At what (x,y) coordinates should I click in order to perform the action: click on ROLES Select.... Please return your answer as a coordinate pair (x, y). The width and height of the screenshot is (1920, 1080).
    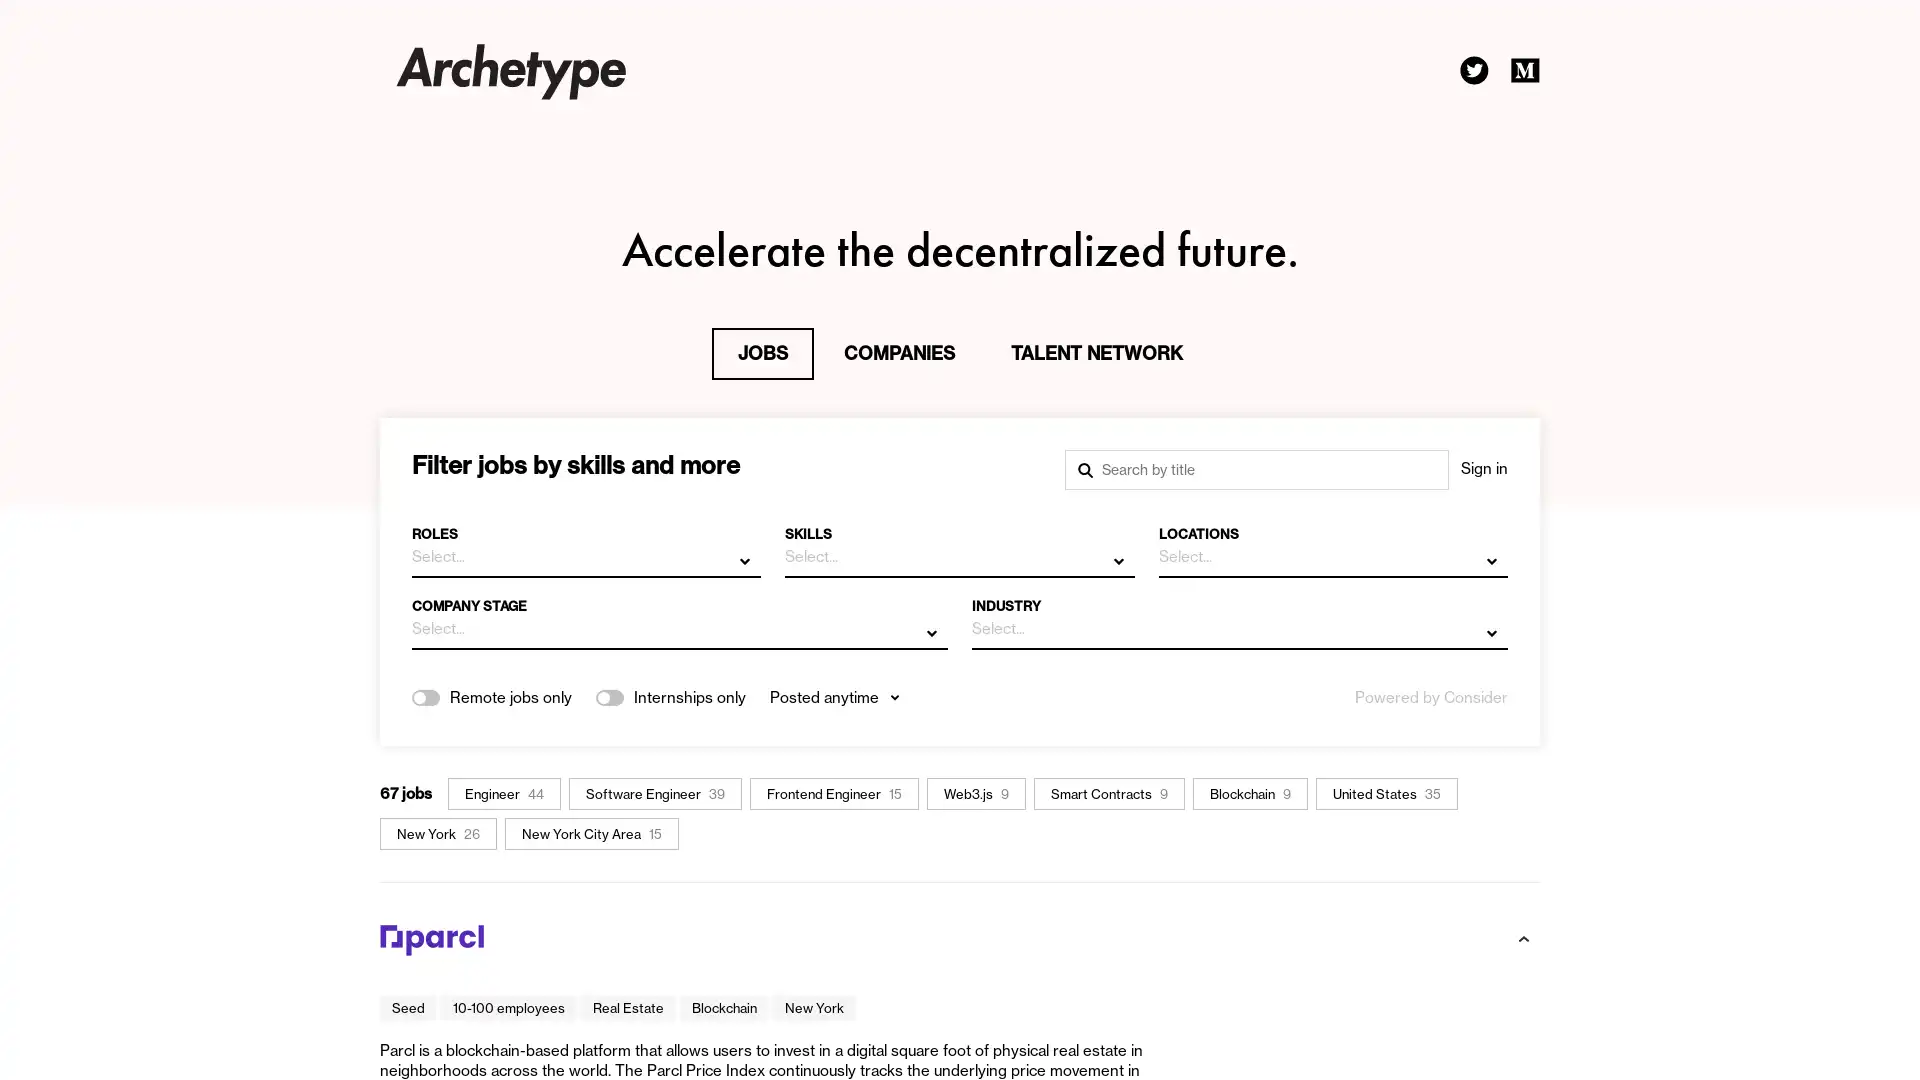
    Looking at the image, I should click on (585, 544).